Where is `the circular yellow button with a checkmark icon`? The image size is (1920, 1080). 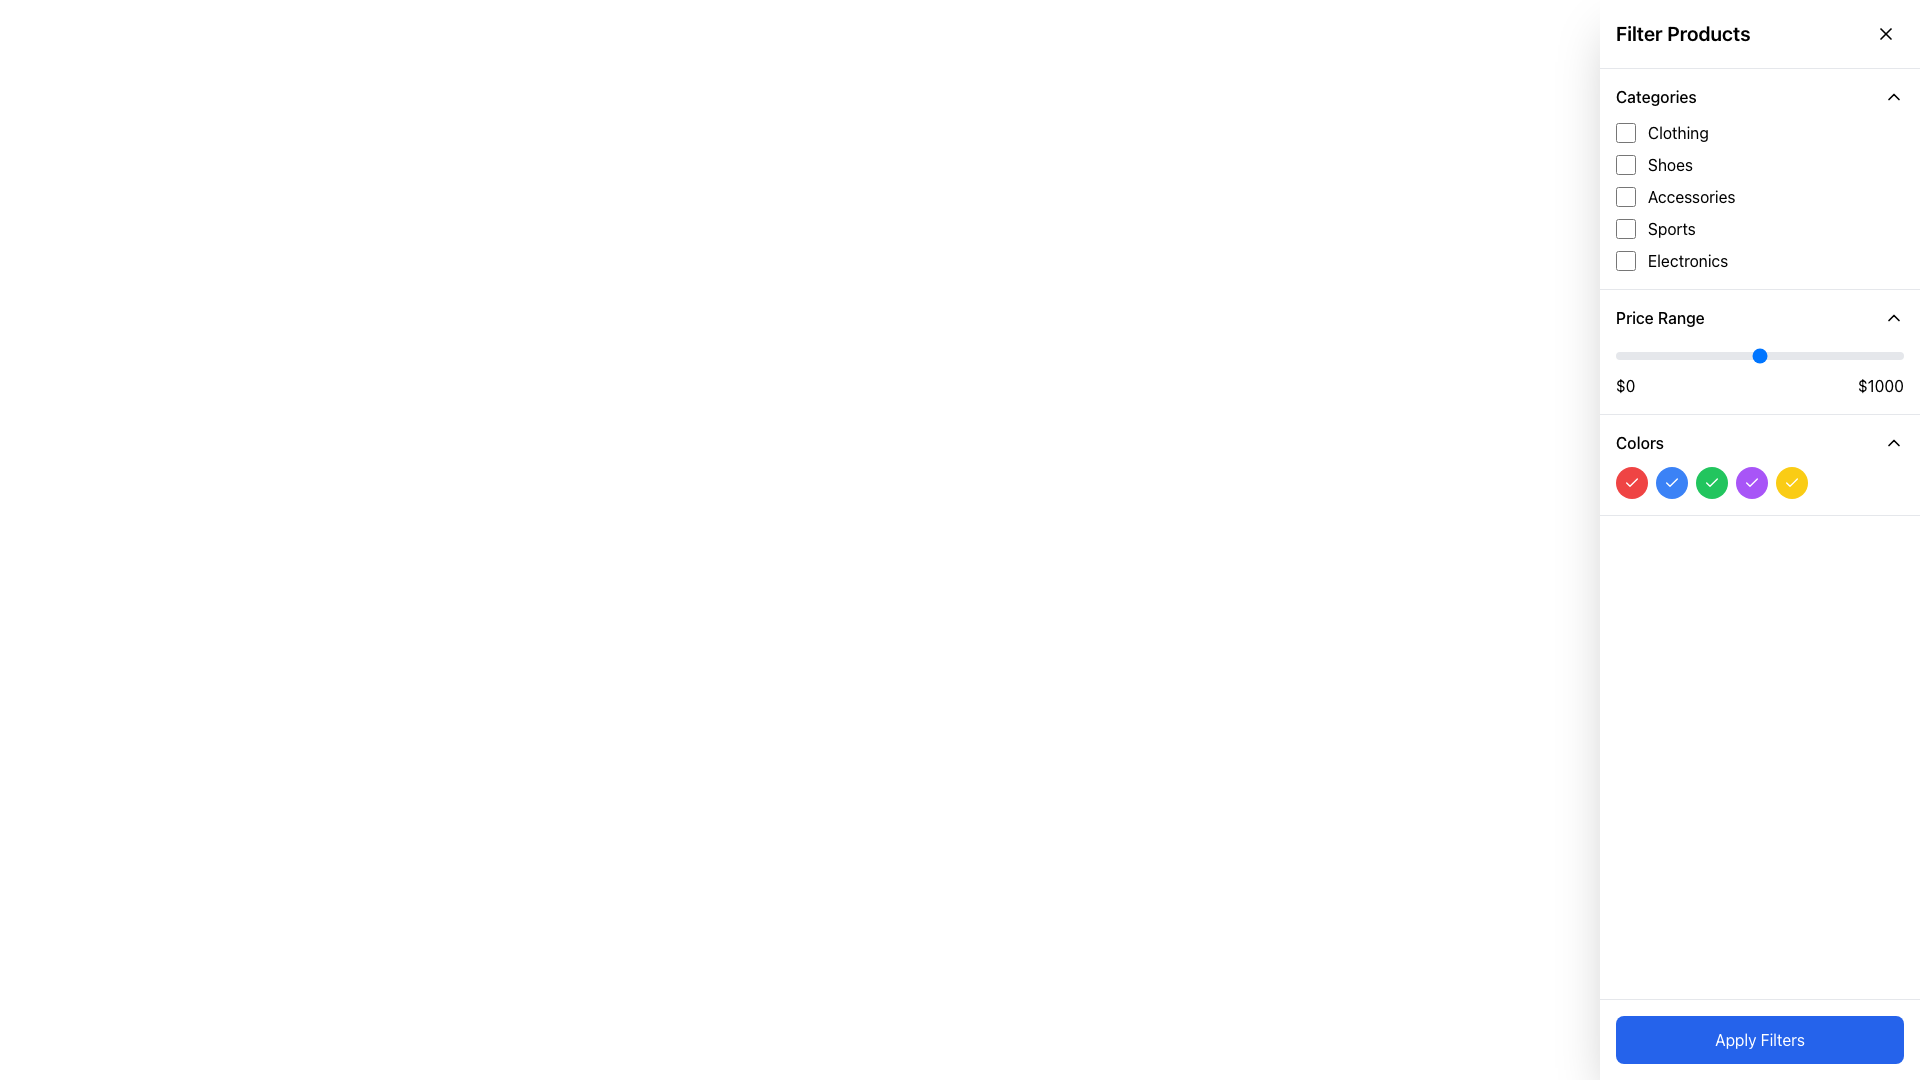
the circular yellow button with a checkmark icon is located at coordinates (1791, 482).